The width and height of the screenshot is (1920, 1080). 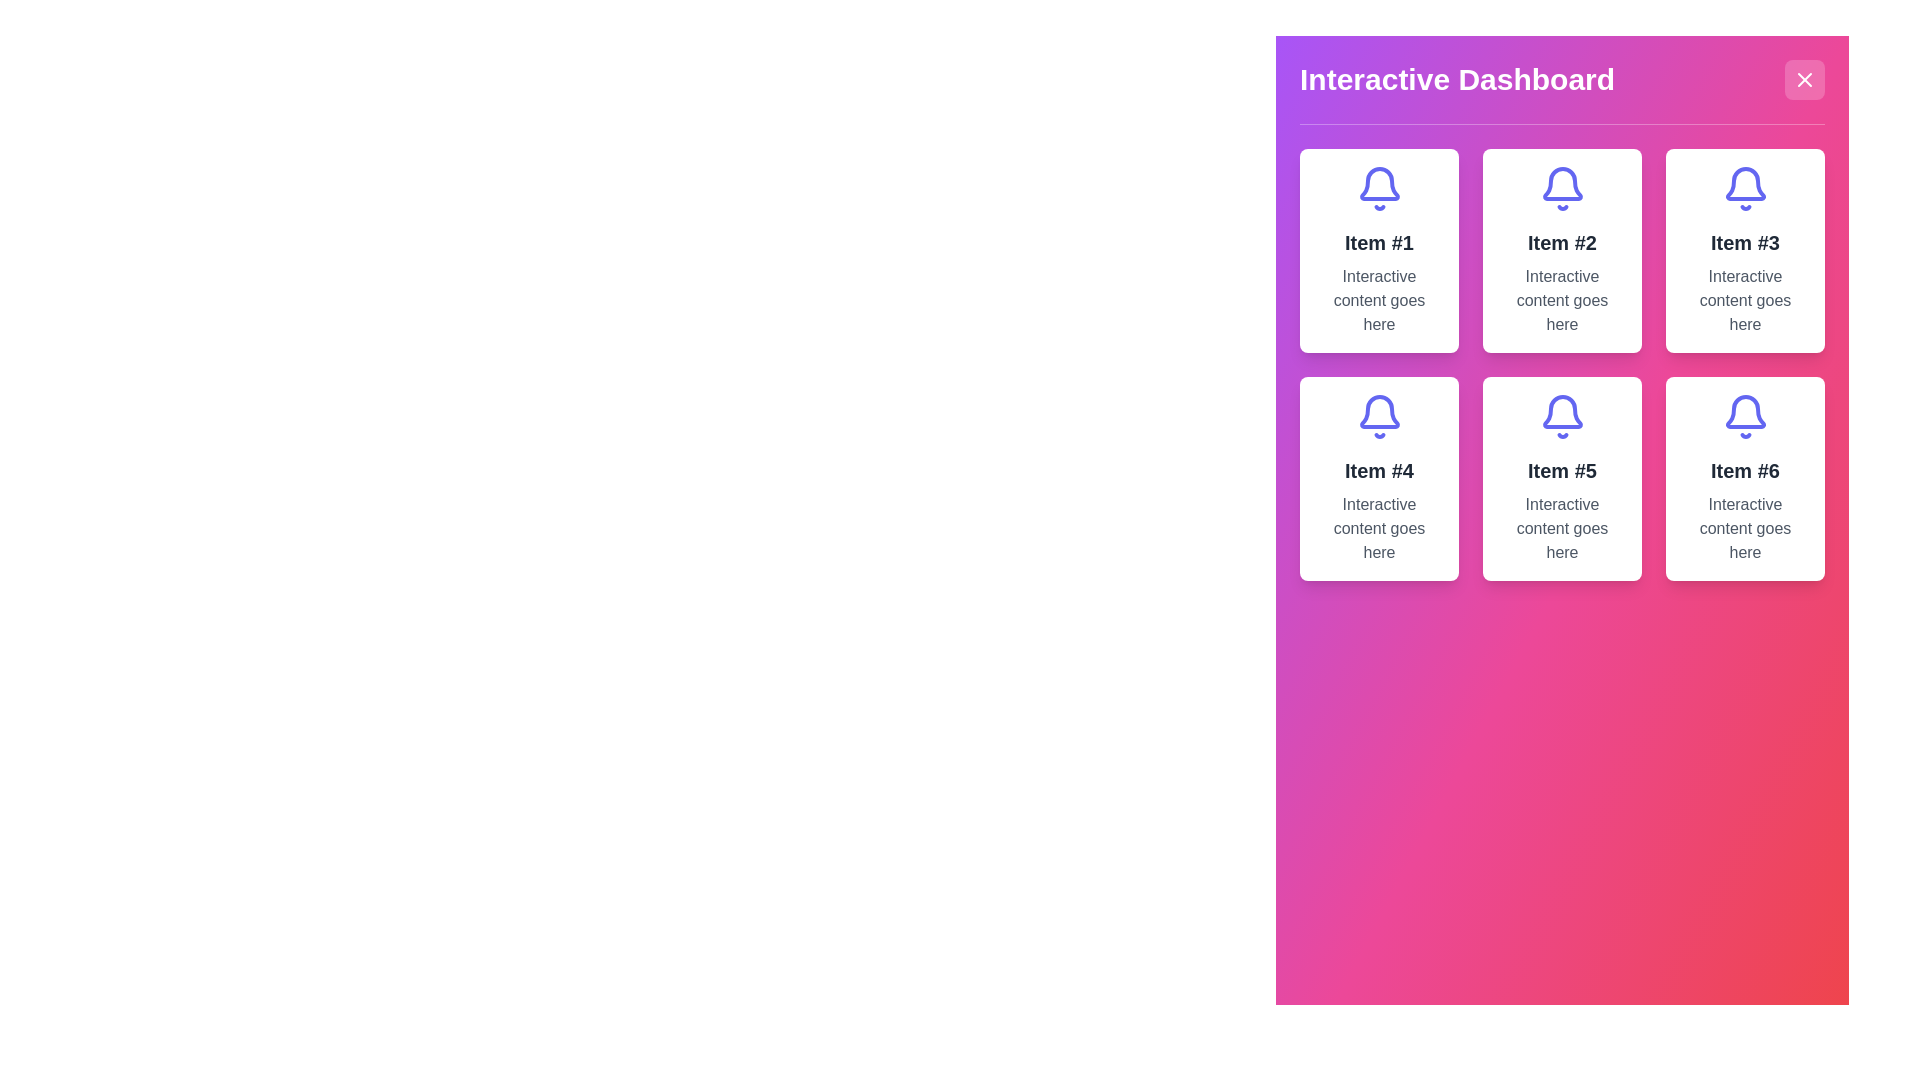 What do you see at coordinates (1378, 415) in the screenshot?
I see `the notification icon located in the second row of the card layout under the heading 'Item #4', which serves as a visual representation for alerts` at bounding box center [1378, 415].